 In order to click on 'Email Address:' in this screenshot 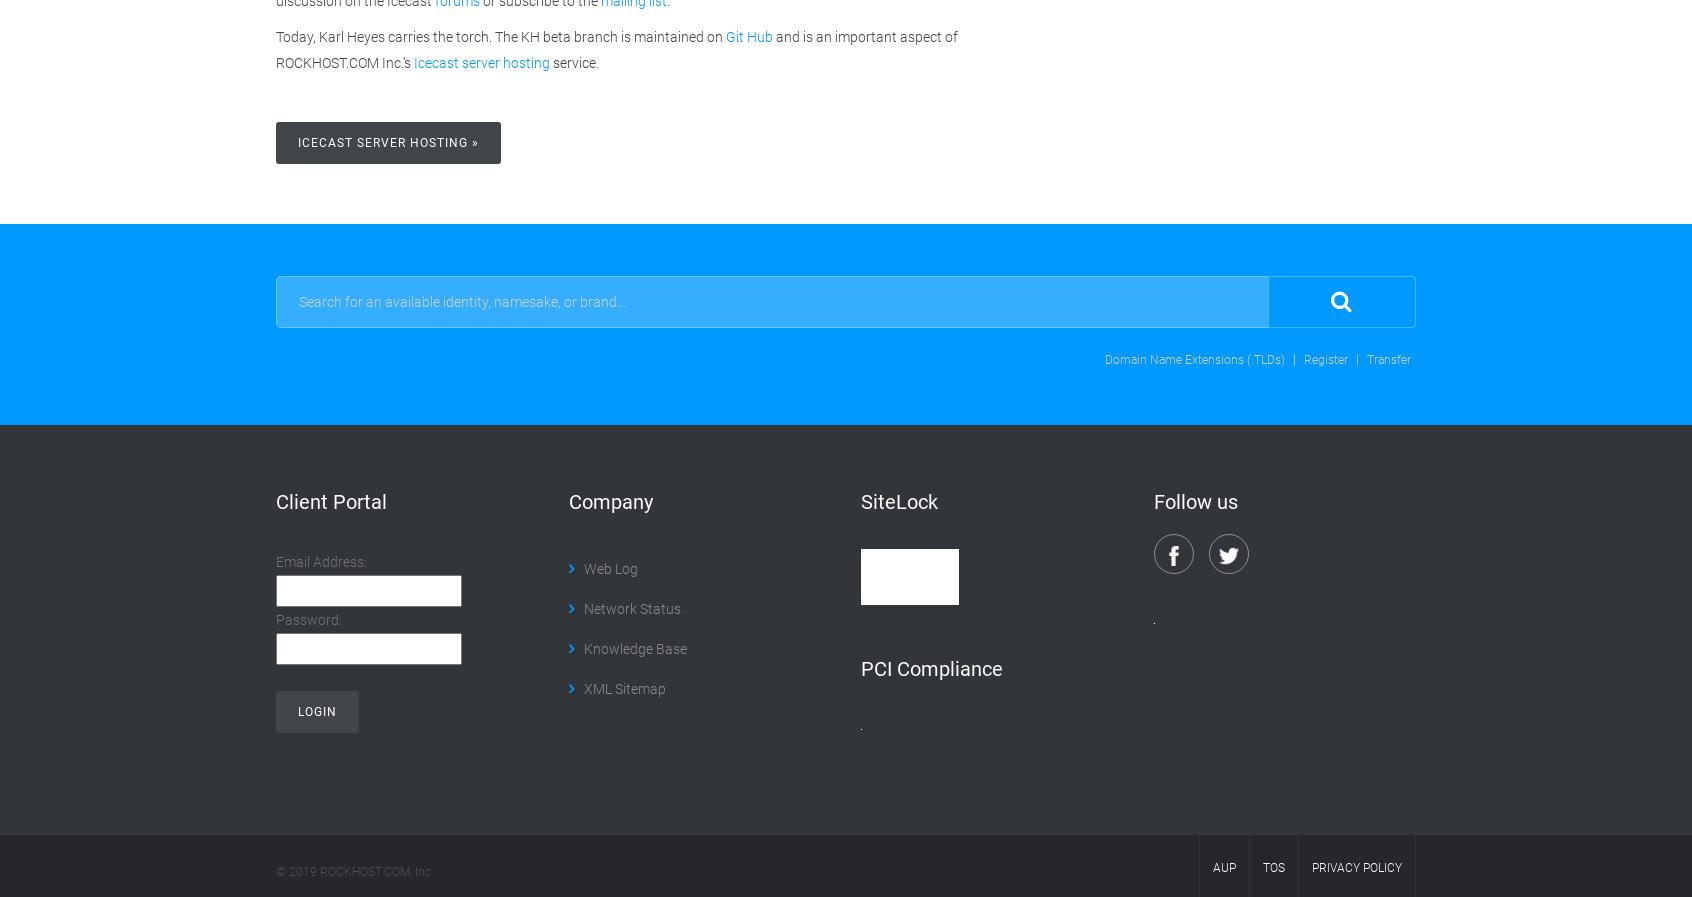, I will do `click(275, 560)`.